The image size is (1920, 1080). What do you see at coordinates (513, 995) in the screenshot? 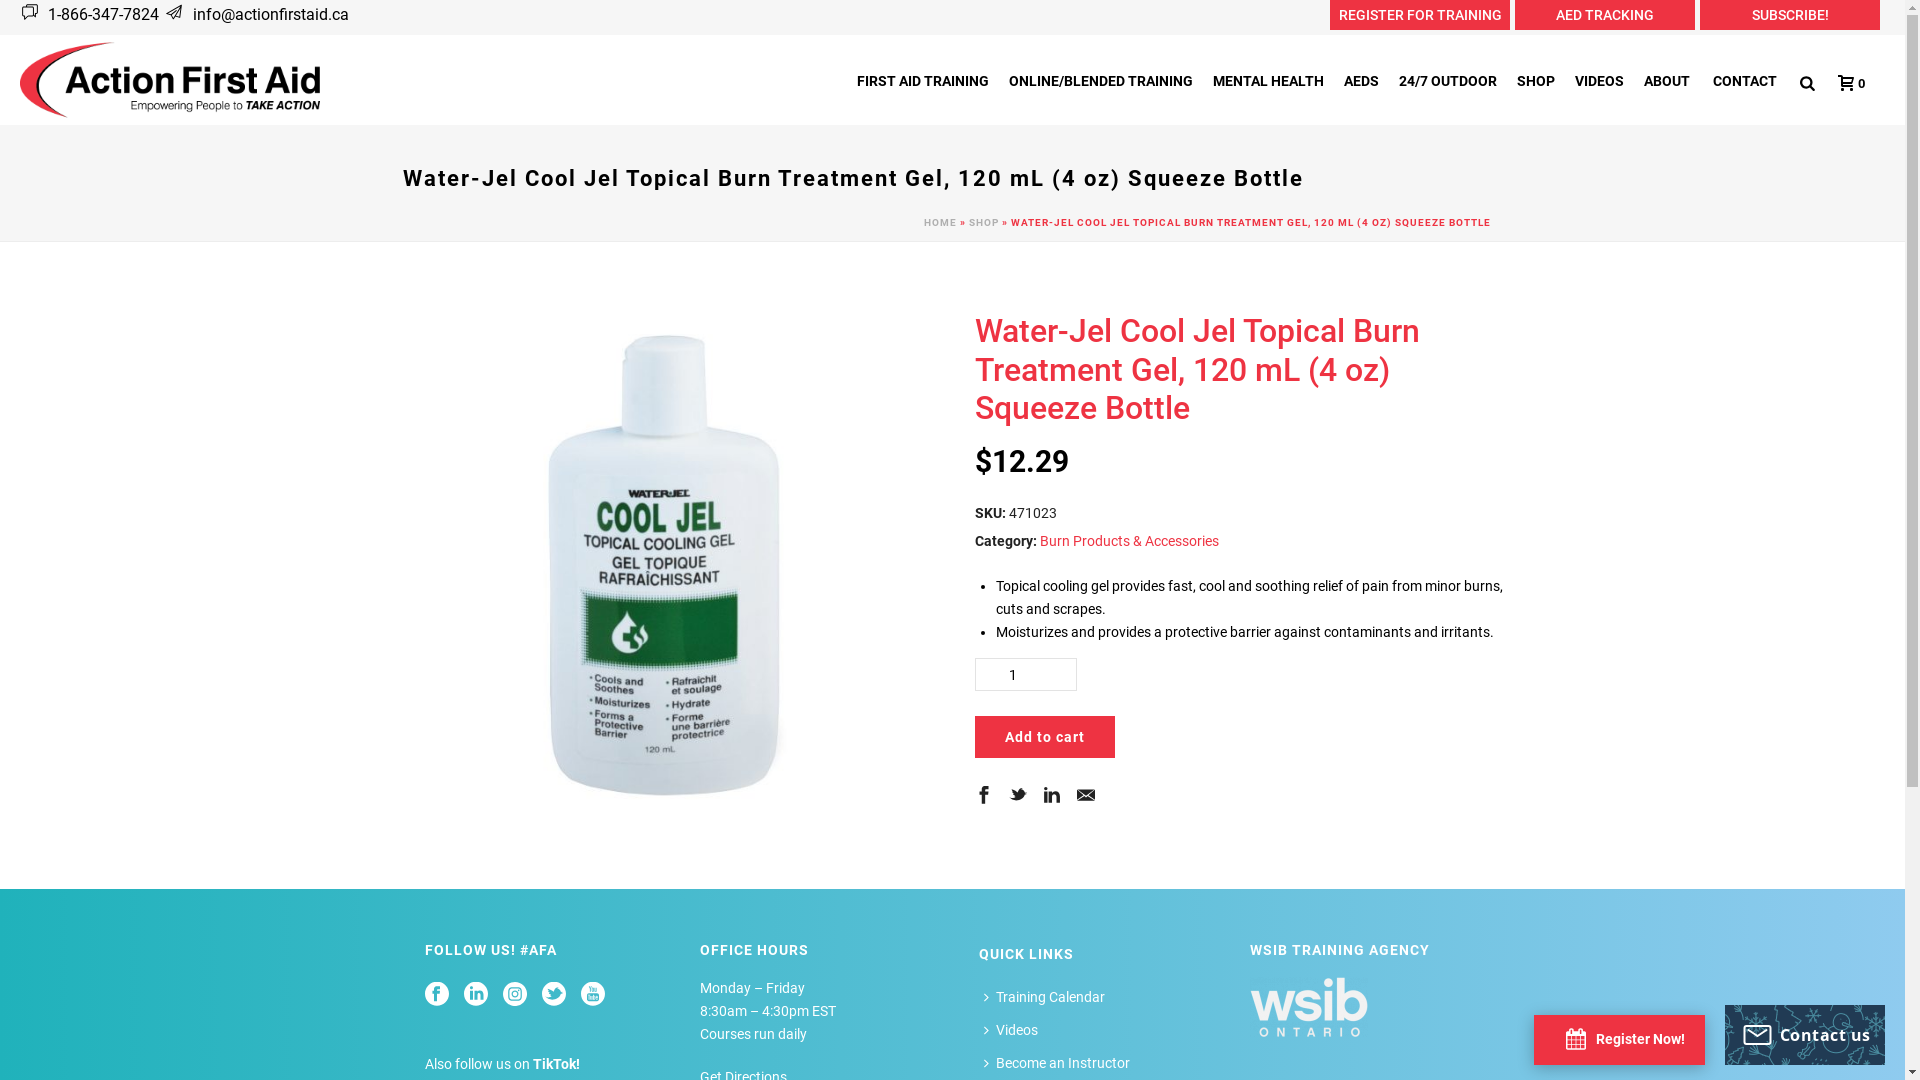
I see `'Follow Us! #afa instagram'` at bounding box center [513, 995].